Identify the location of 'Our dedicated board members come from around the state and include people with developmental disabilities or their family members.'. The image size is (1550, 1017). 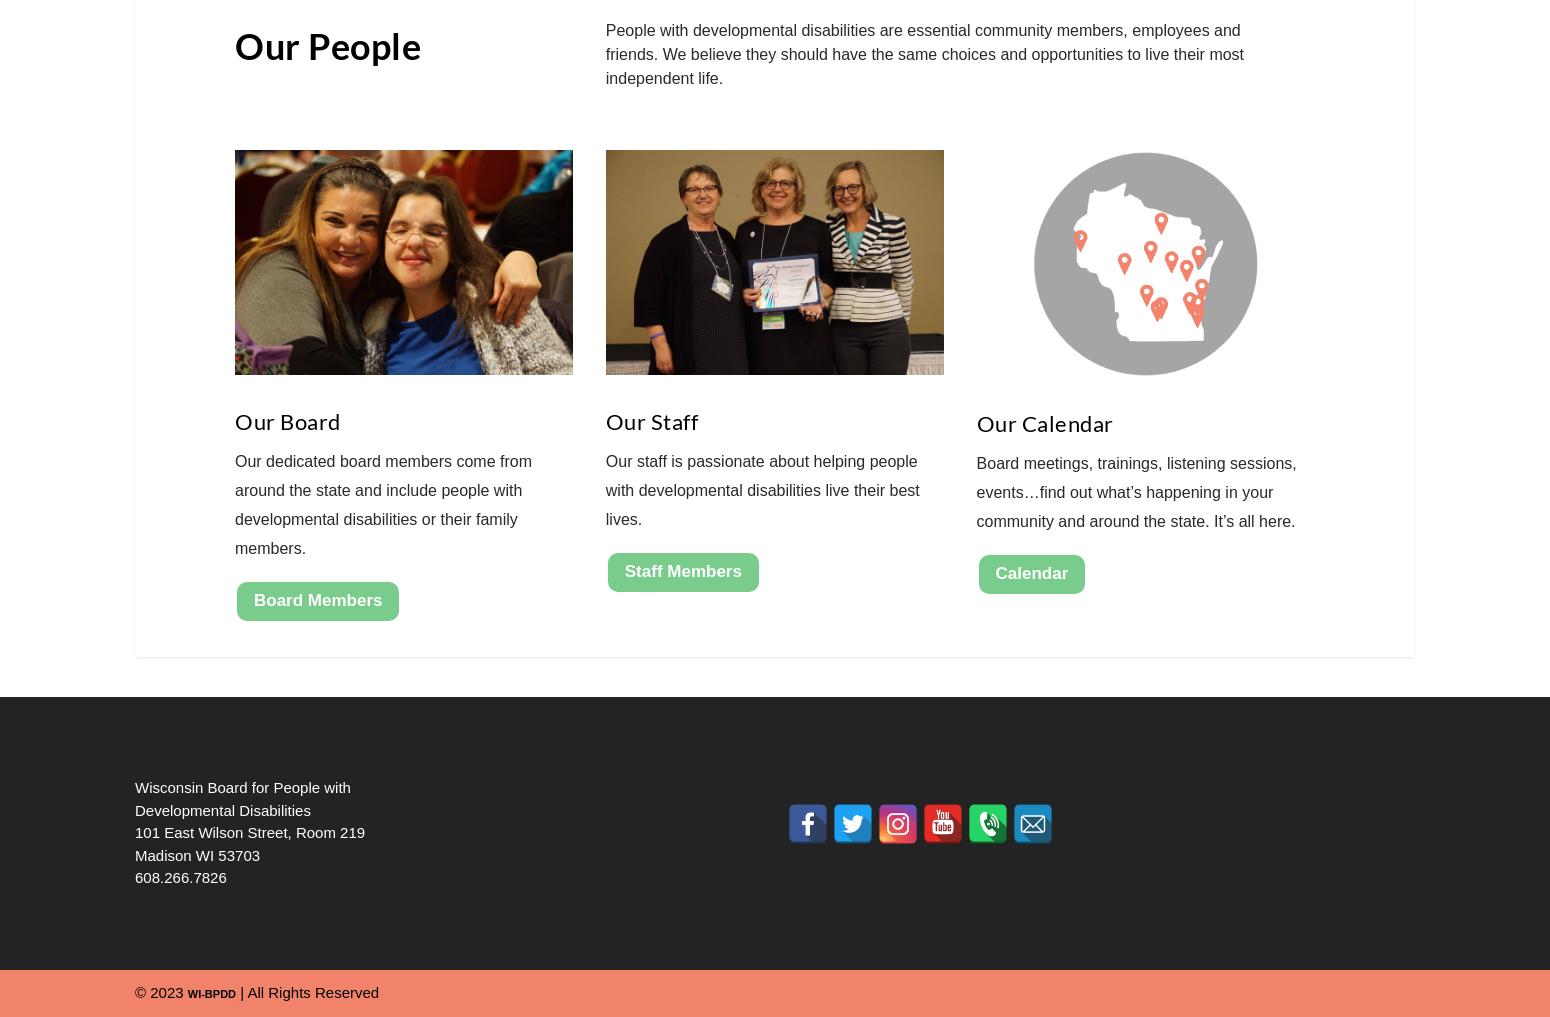
(382, 503).